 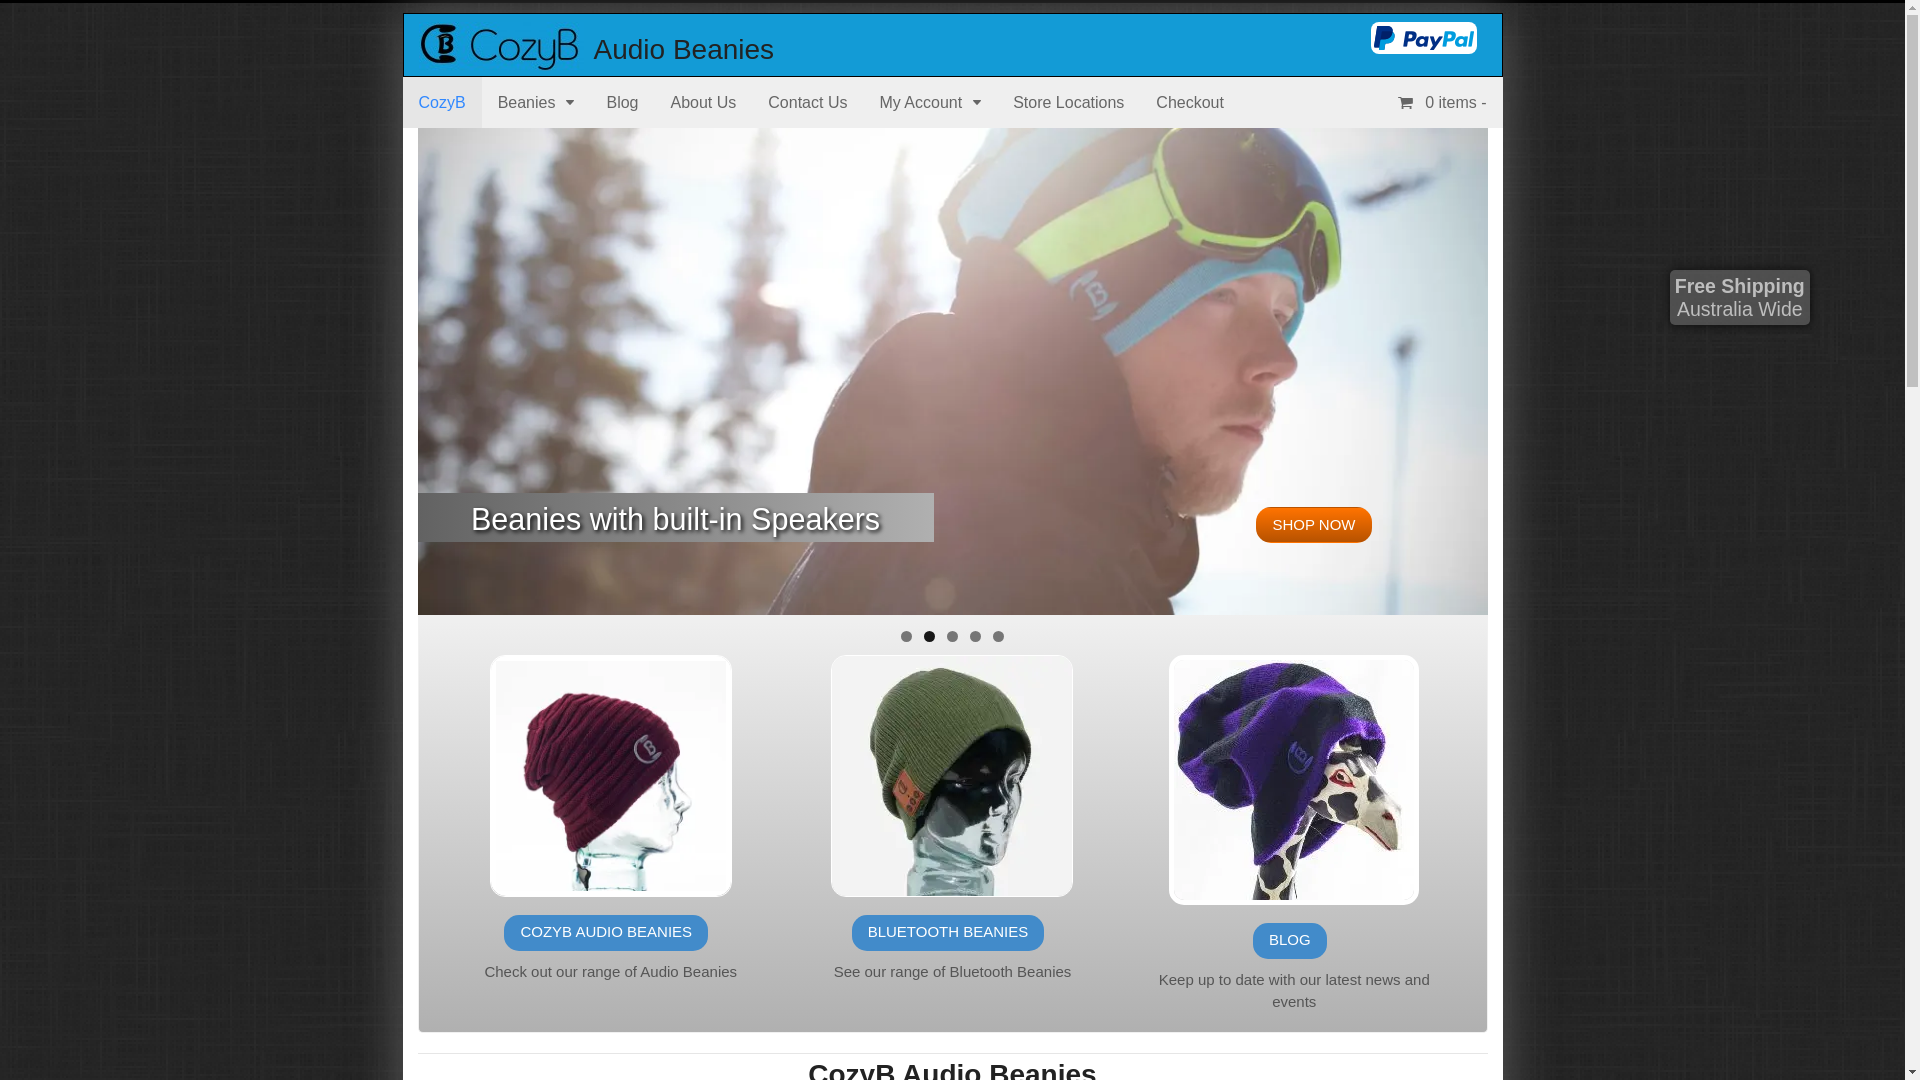 What do you see at coordinates (951, 636) in the screenshot?
I see `'3'` at bounding box center [951, 636].